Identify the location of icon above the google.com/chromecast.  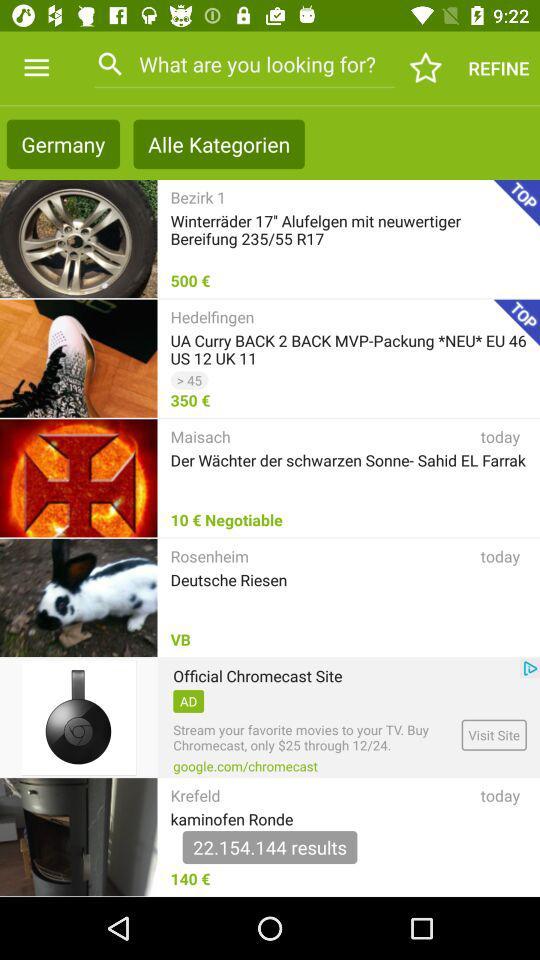
(314, 736).